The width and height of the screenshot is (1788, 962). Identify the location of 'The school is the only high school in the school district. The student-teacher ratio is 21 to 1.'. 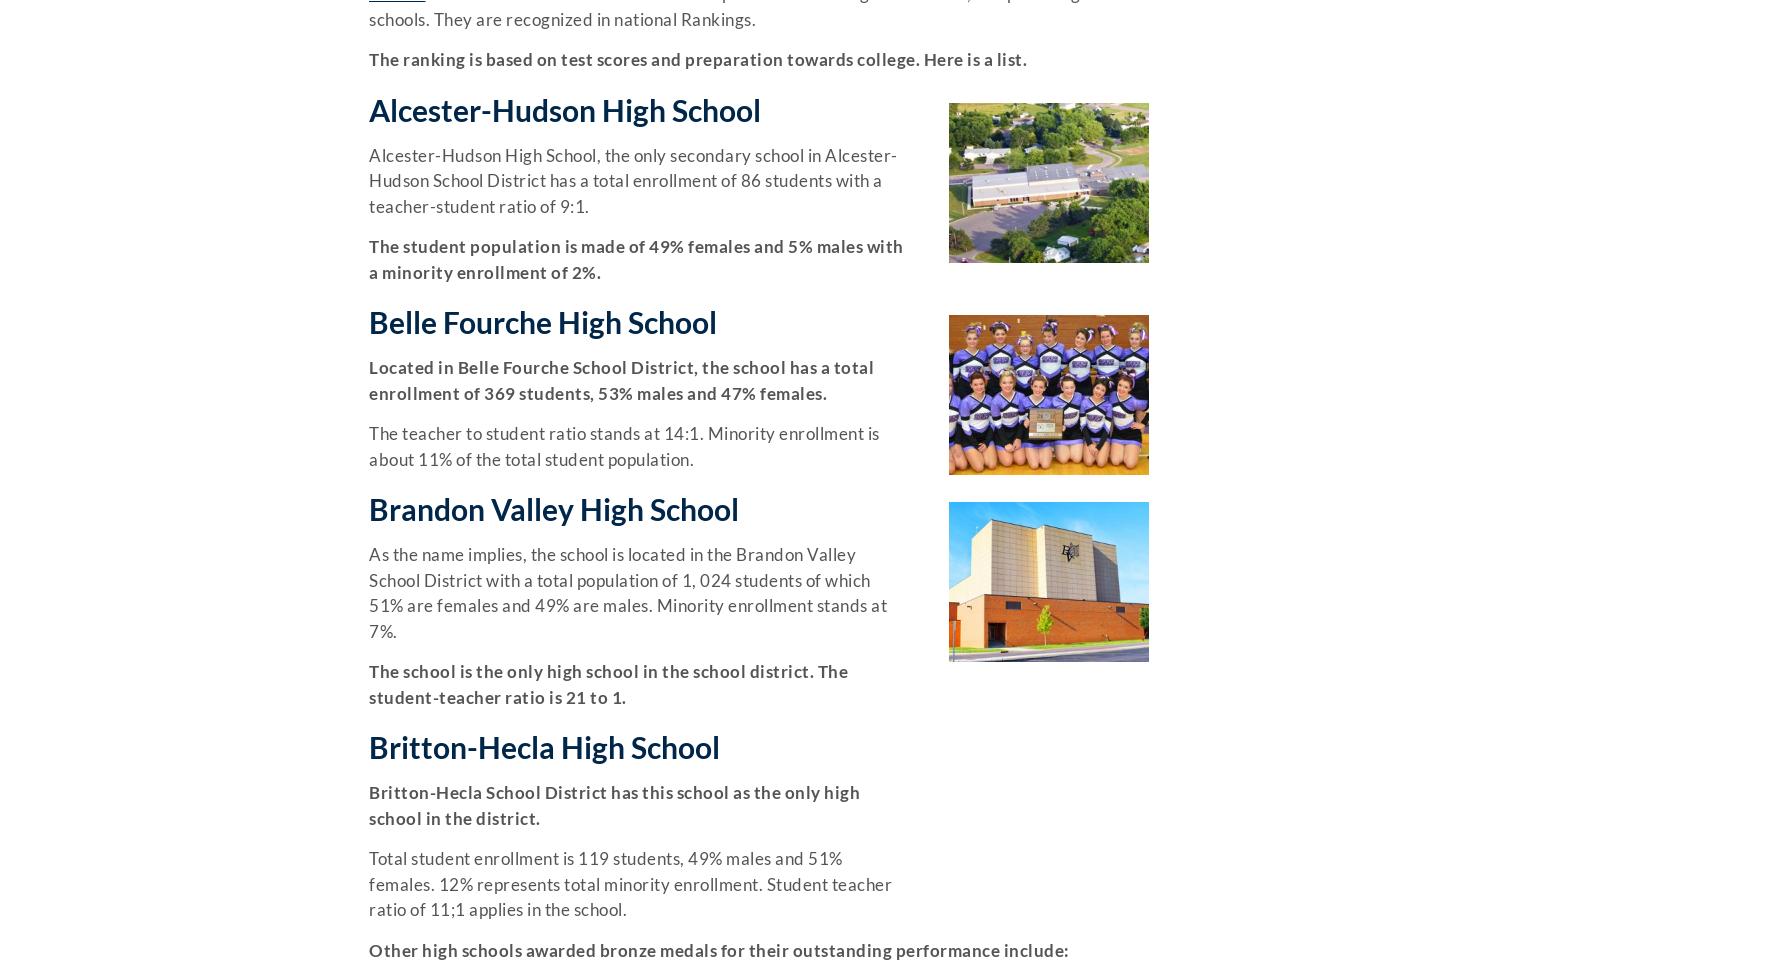
(608, 682).